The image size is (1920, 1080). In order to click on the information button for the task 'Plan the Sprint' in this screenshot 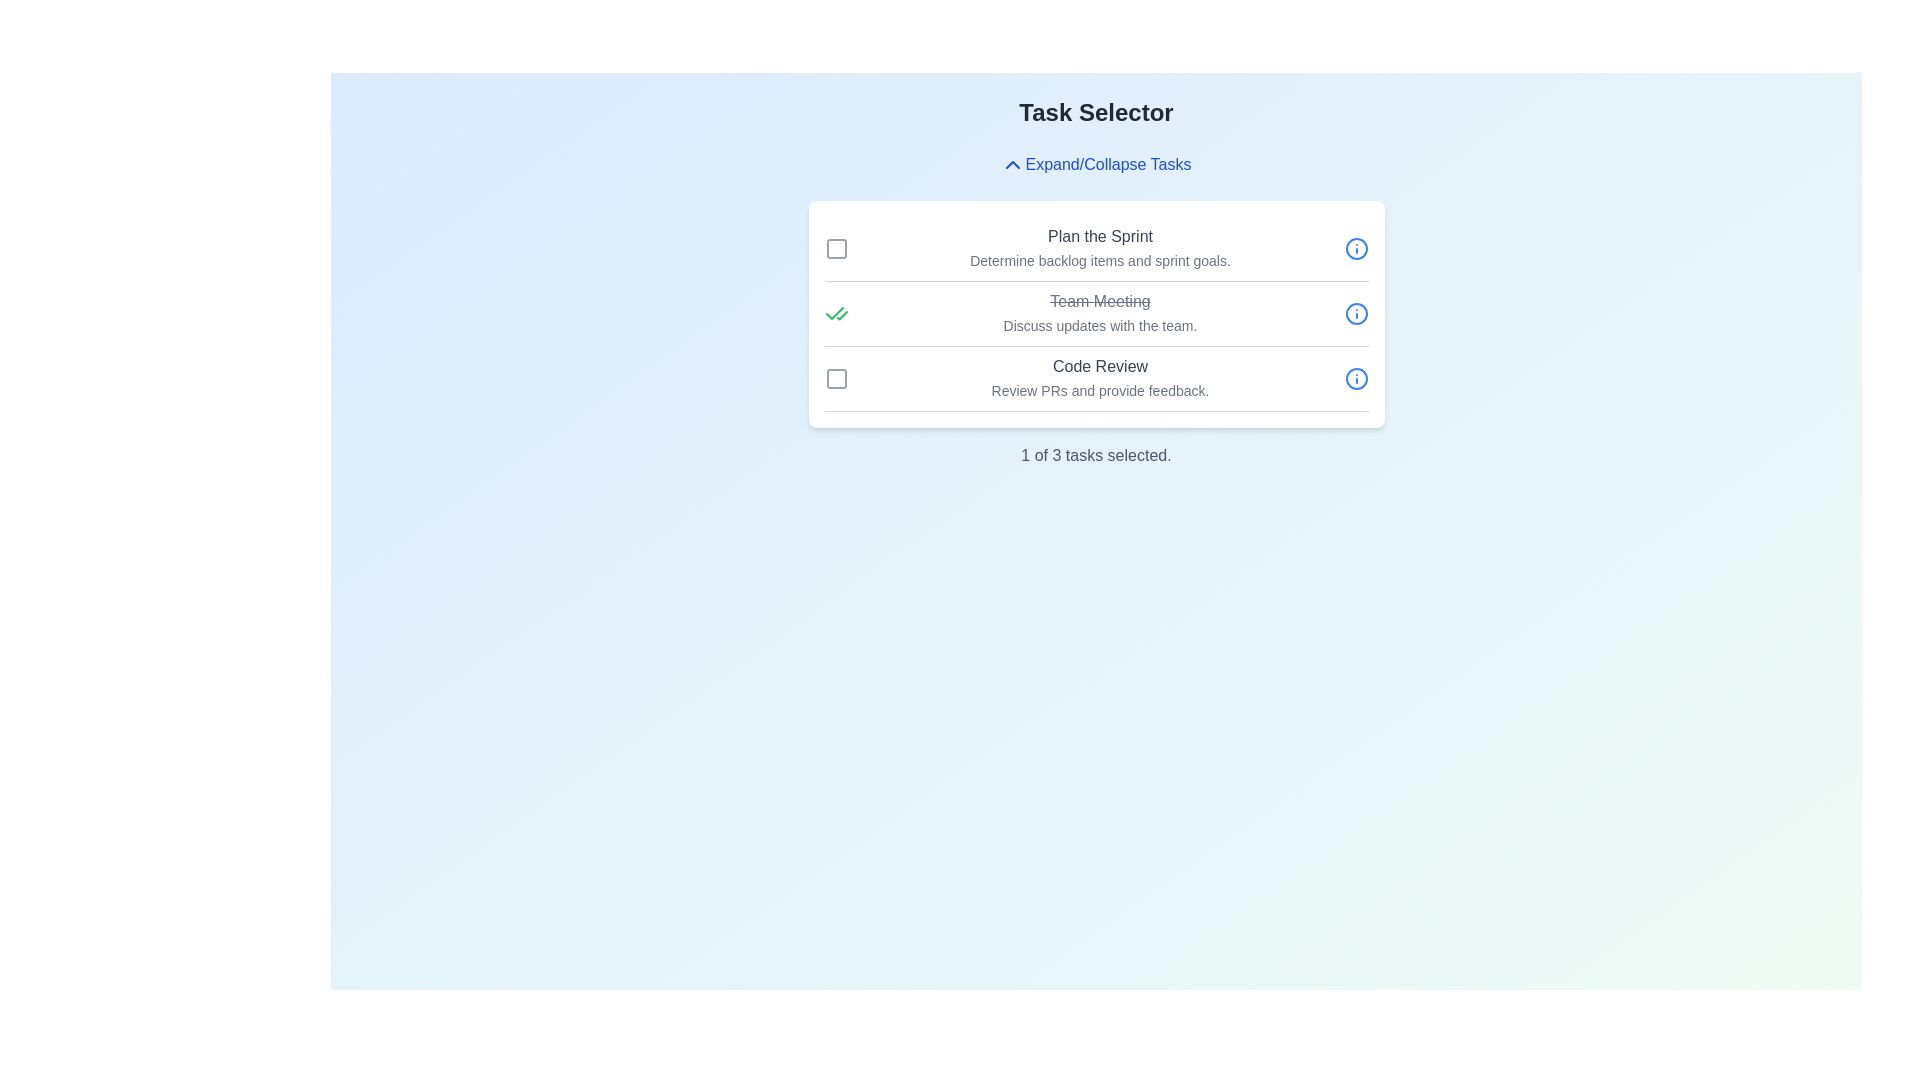, I will do `click(1356, 248)`.